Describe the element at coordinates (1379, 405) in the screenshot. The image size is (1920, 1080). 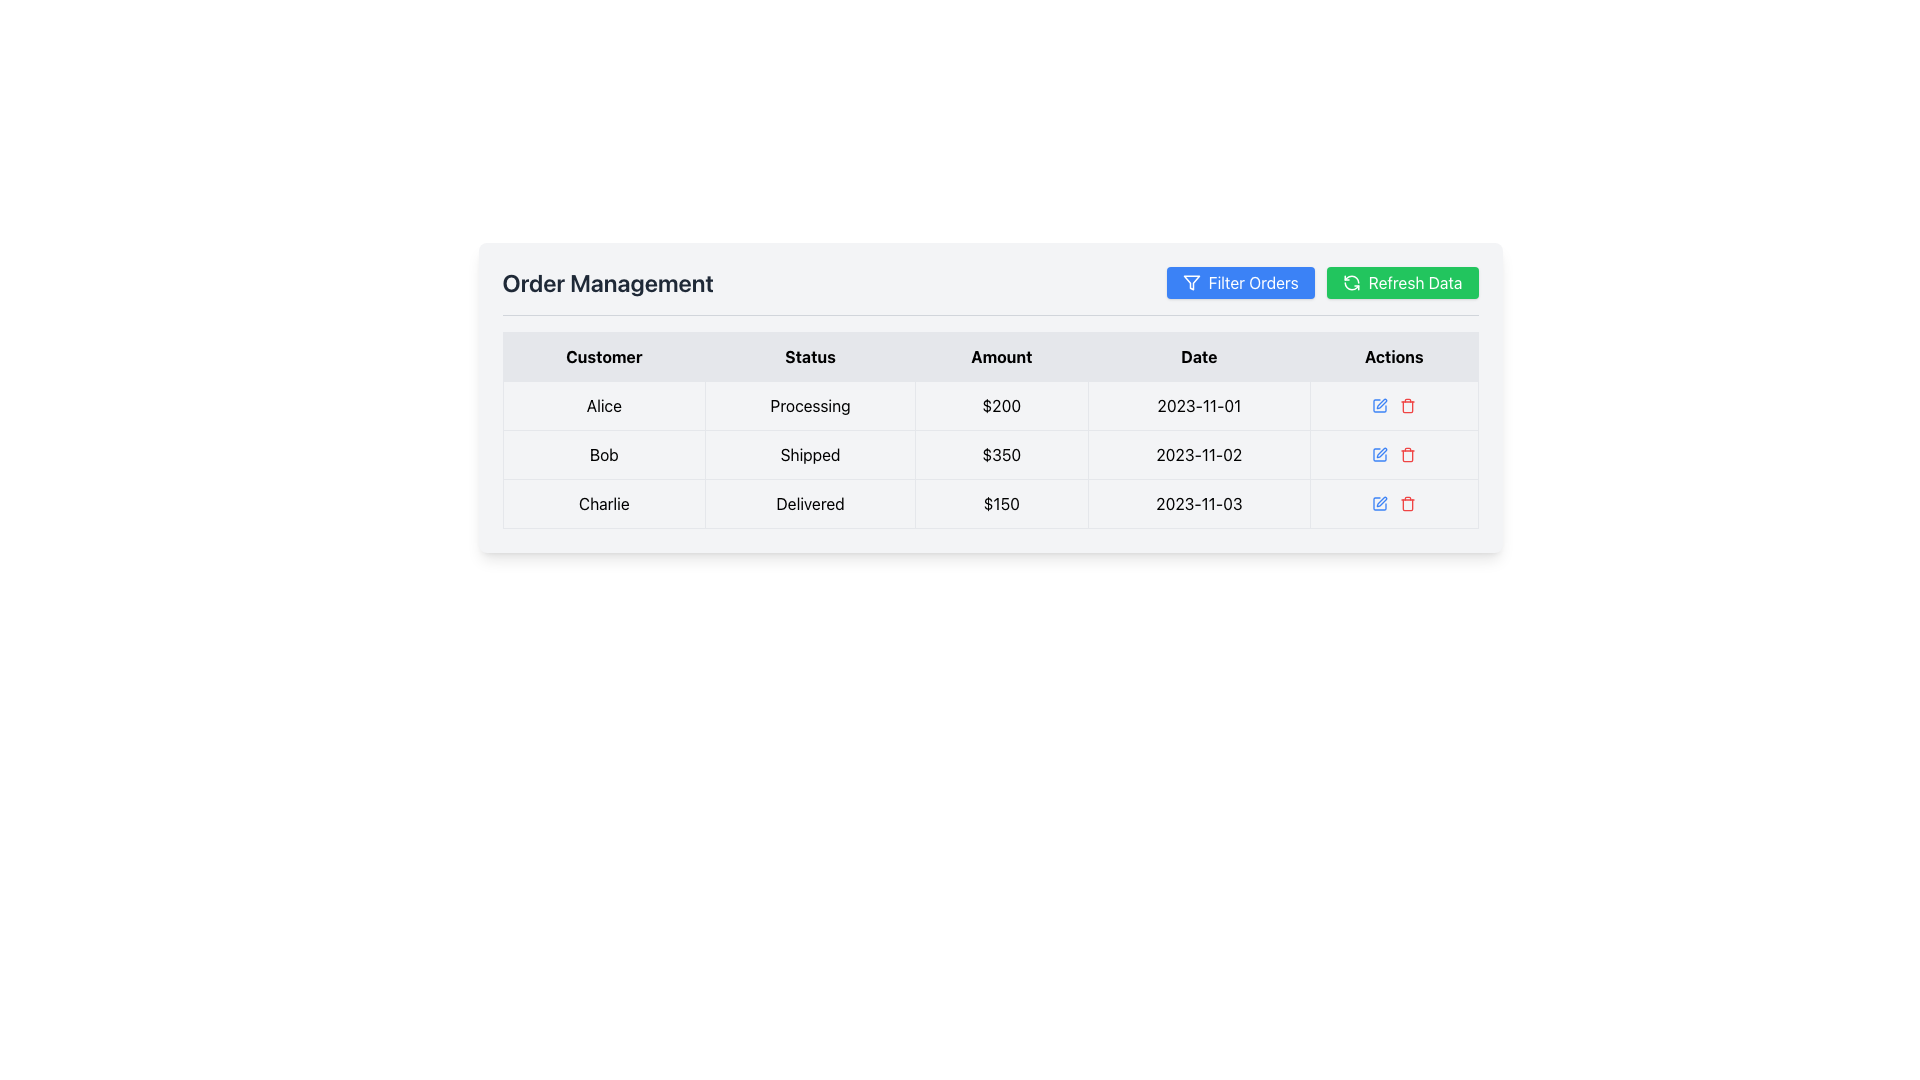
I see `the edit button in the 'Actions' column of the second row for the customer 'Bob'` at that location.